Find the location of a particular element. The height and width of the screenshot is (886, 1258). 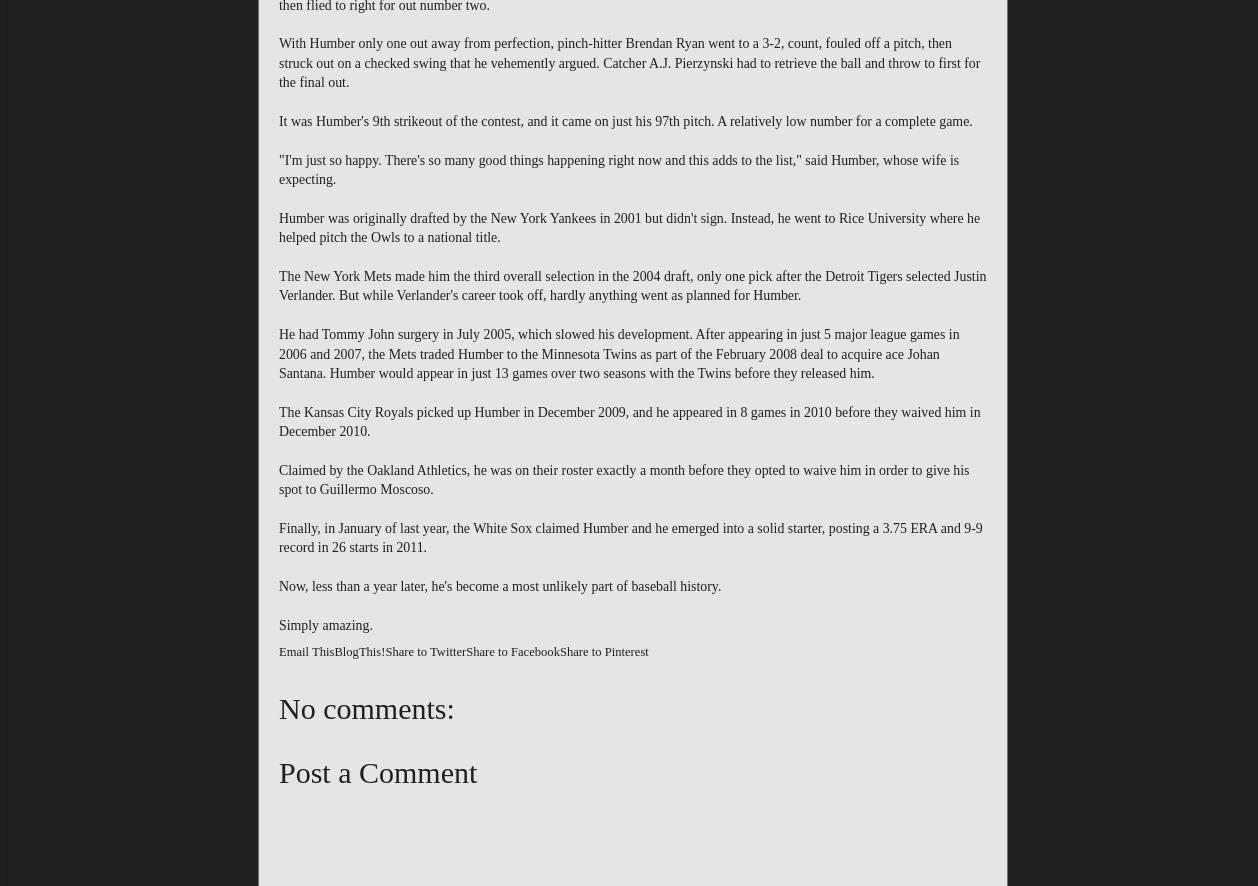

'Email This' is located at coordinates (306, 651).